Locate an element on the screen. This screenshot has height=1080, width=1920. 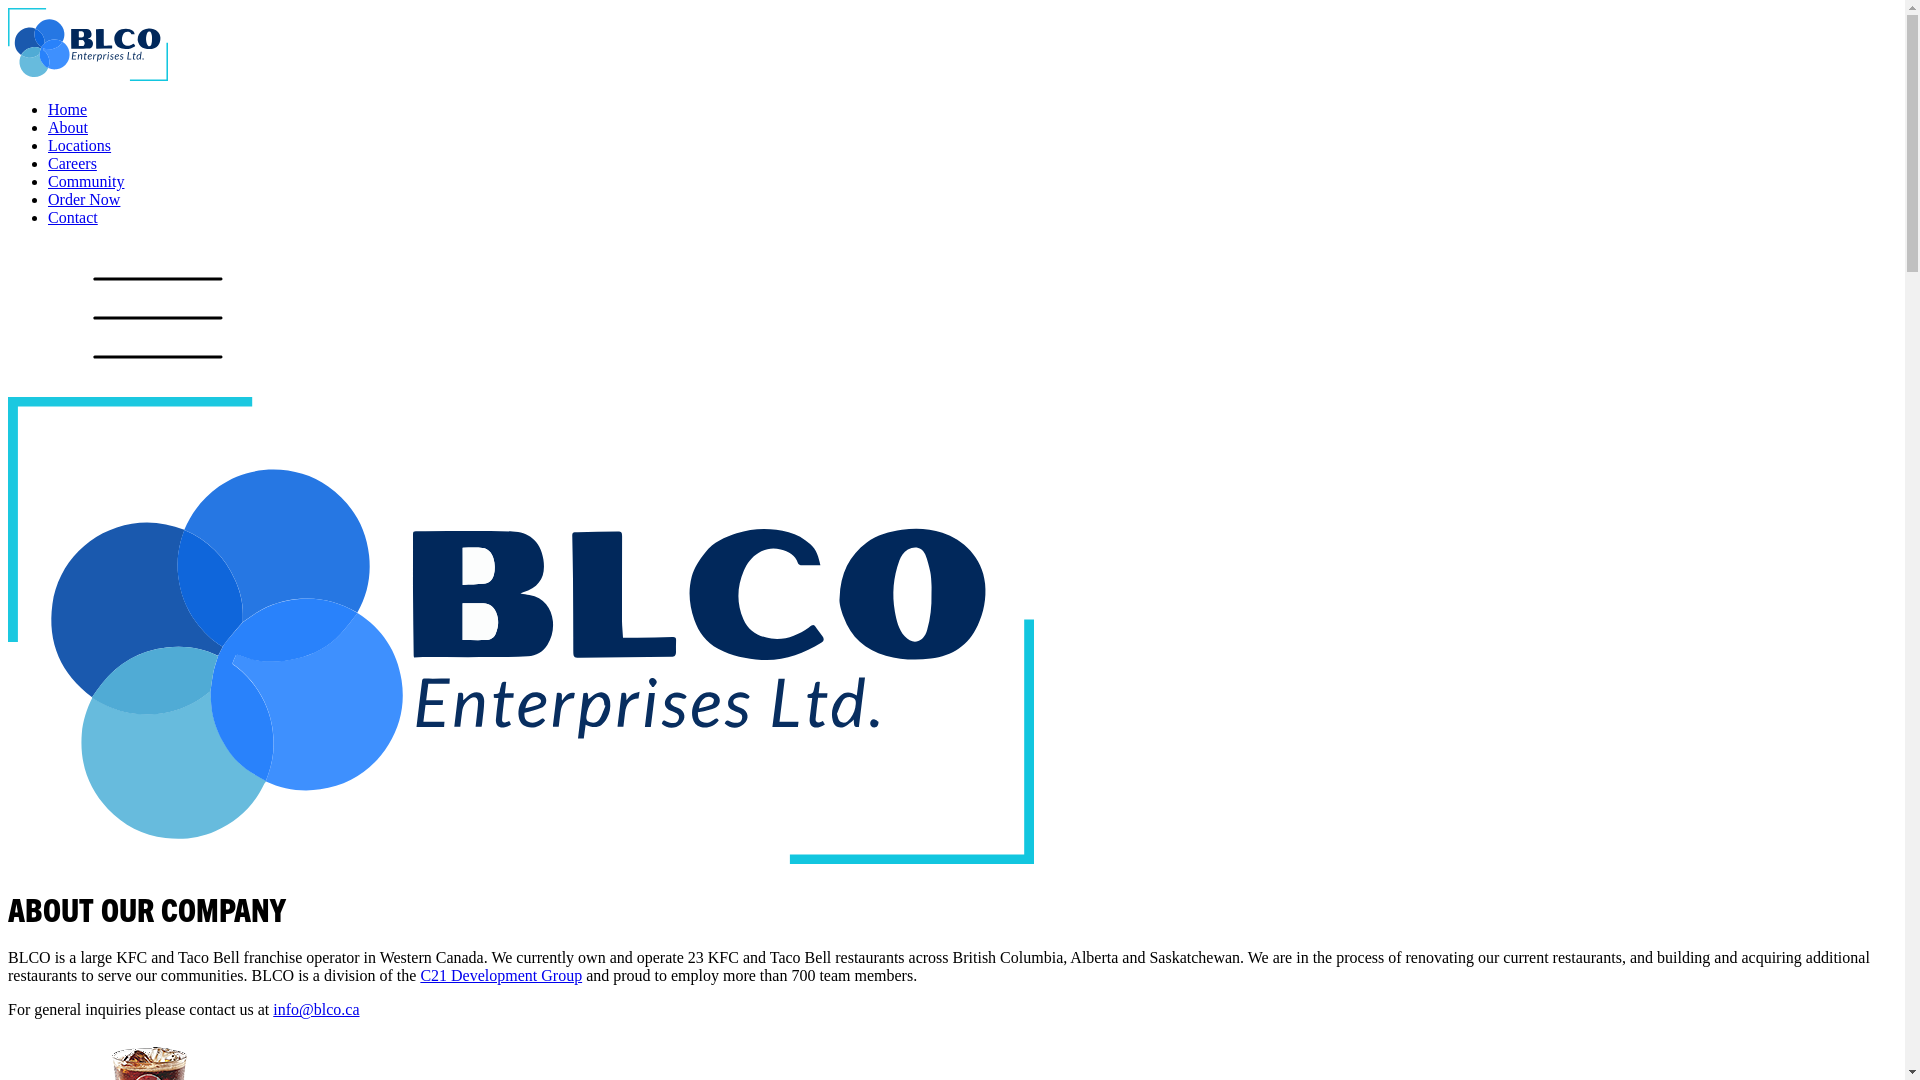
'About' is located at coordinates (67, 127).